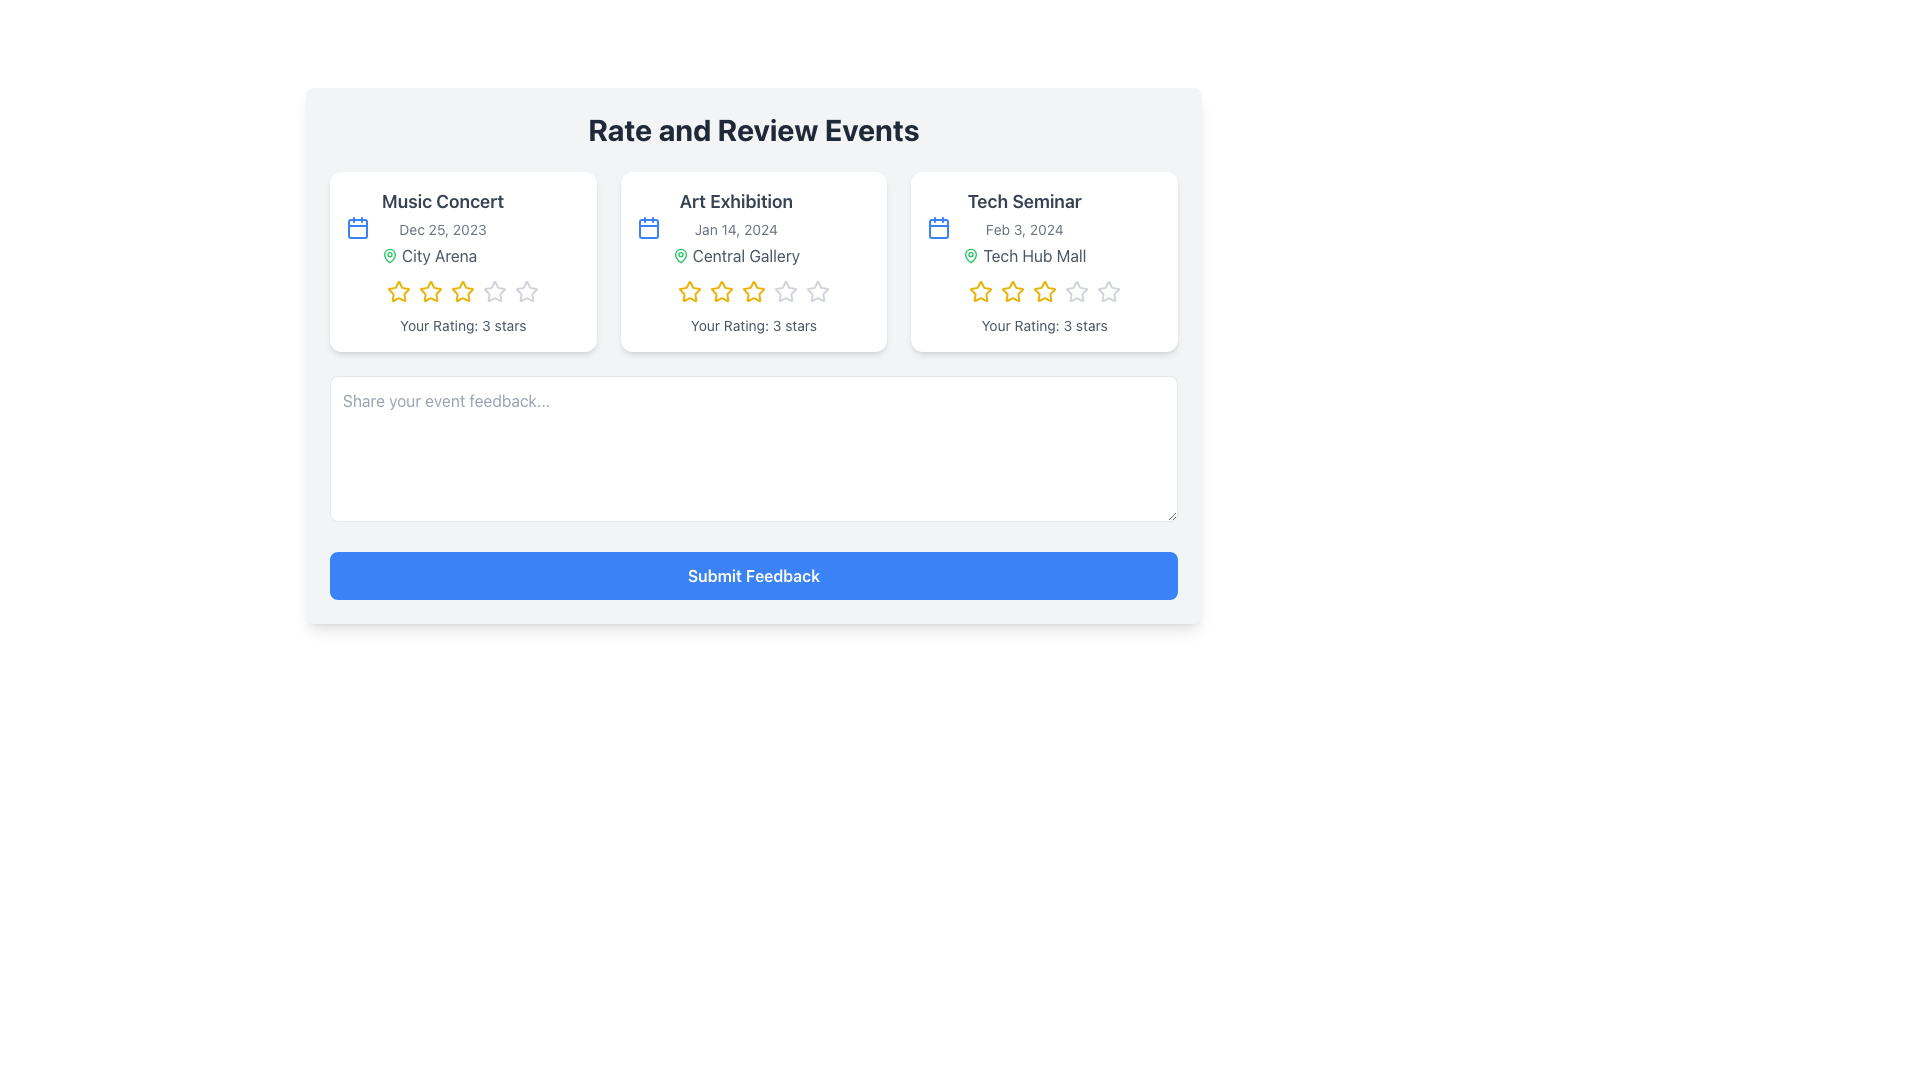 The image size is (1920, 1080). Describe the element at coordinates (734, 254) in the screenshot. I see `the 'Central Gallery' text label with a green location pin icon located under the 'Art Exhibition' title and 'Jan 14, 2024' date in the middle card of the layout` at that location.